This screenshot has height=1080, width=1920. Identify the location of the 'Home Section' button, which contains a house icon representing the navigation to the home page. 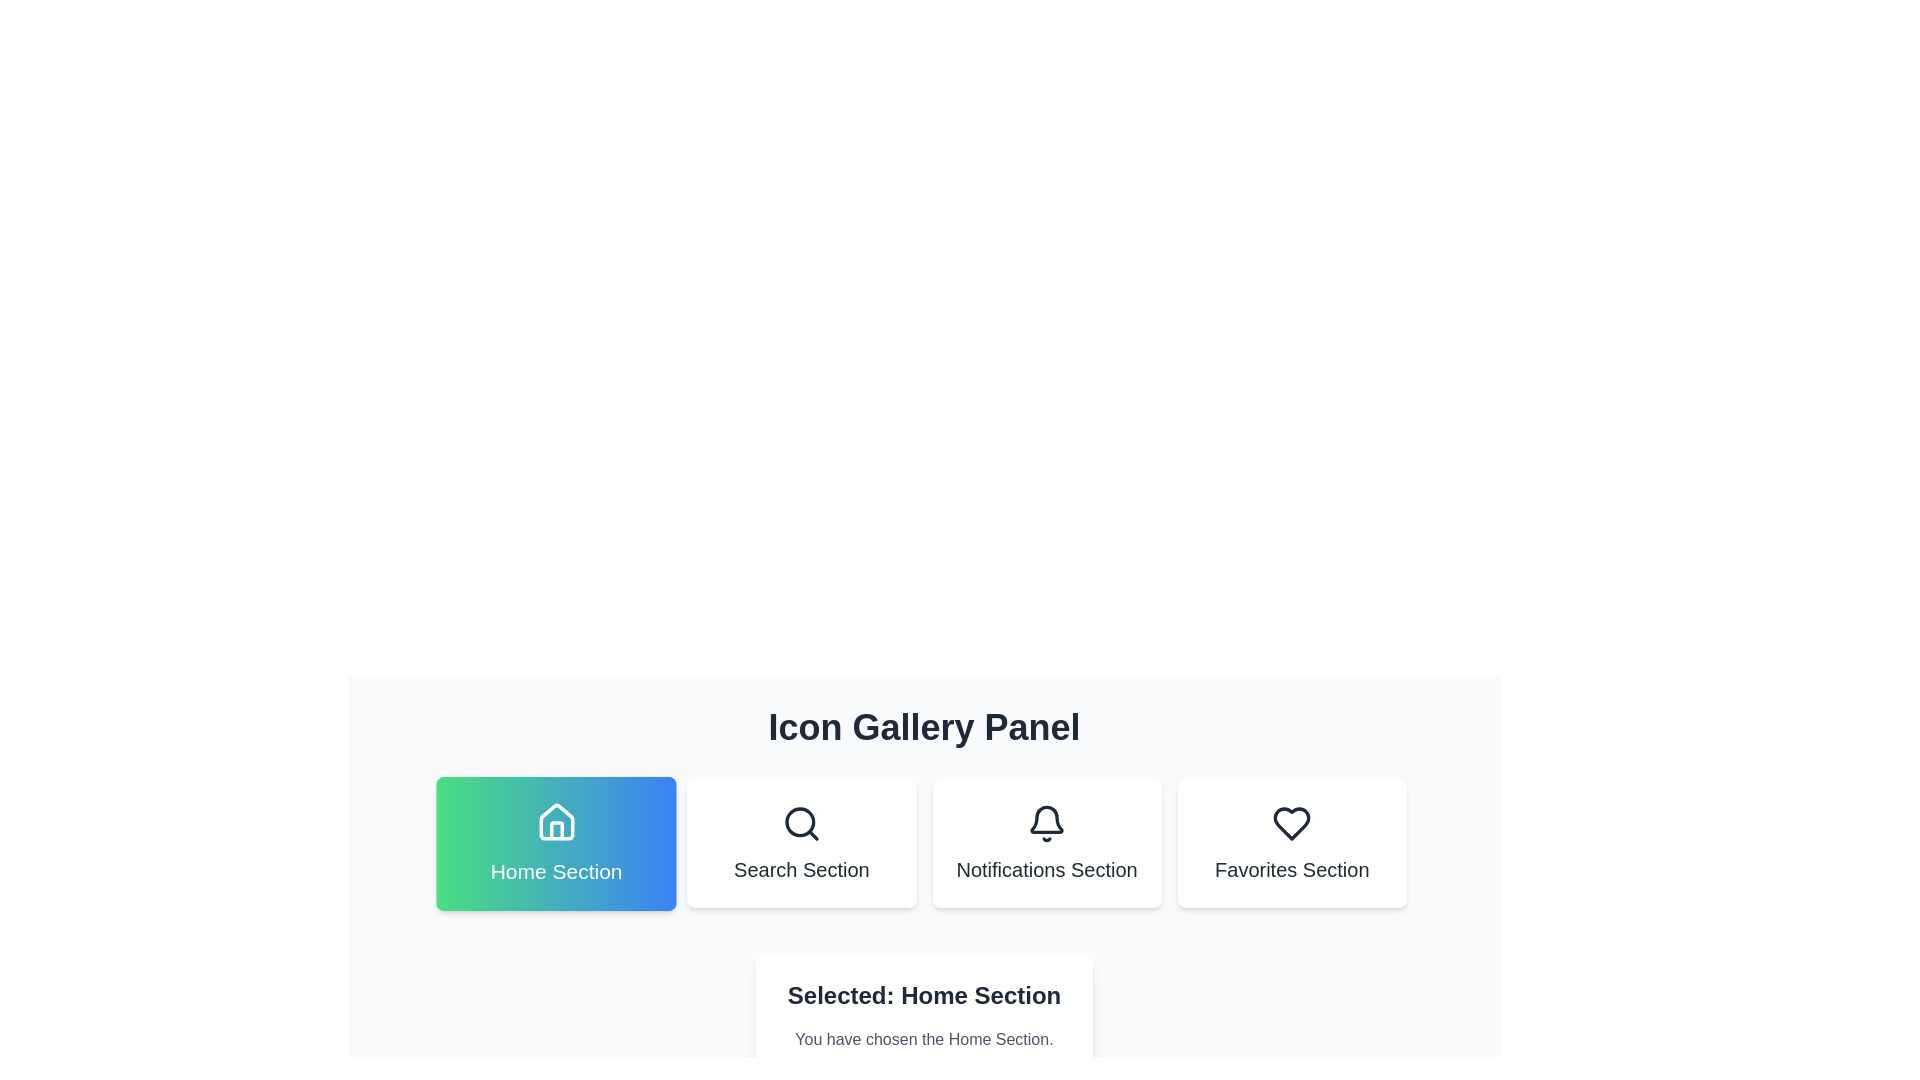
(556, 822).